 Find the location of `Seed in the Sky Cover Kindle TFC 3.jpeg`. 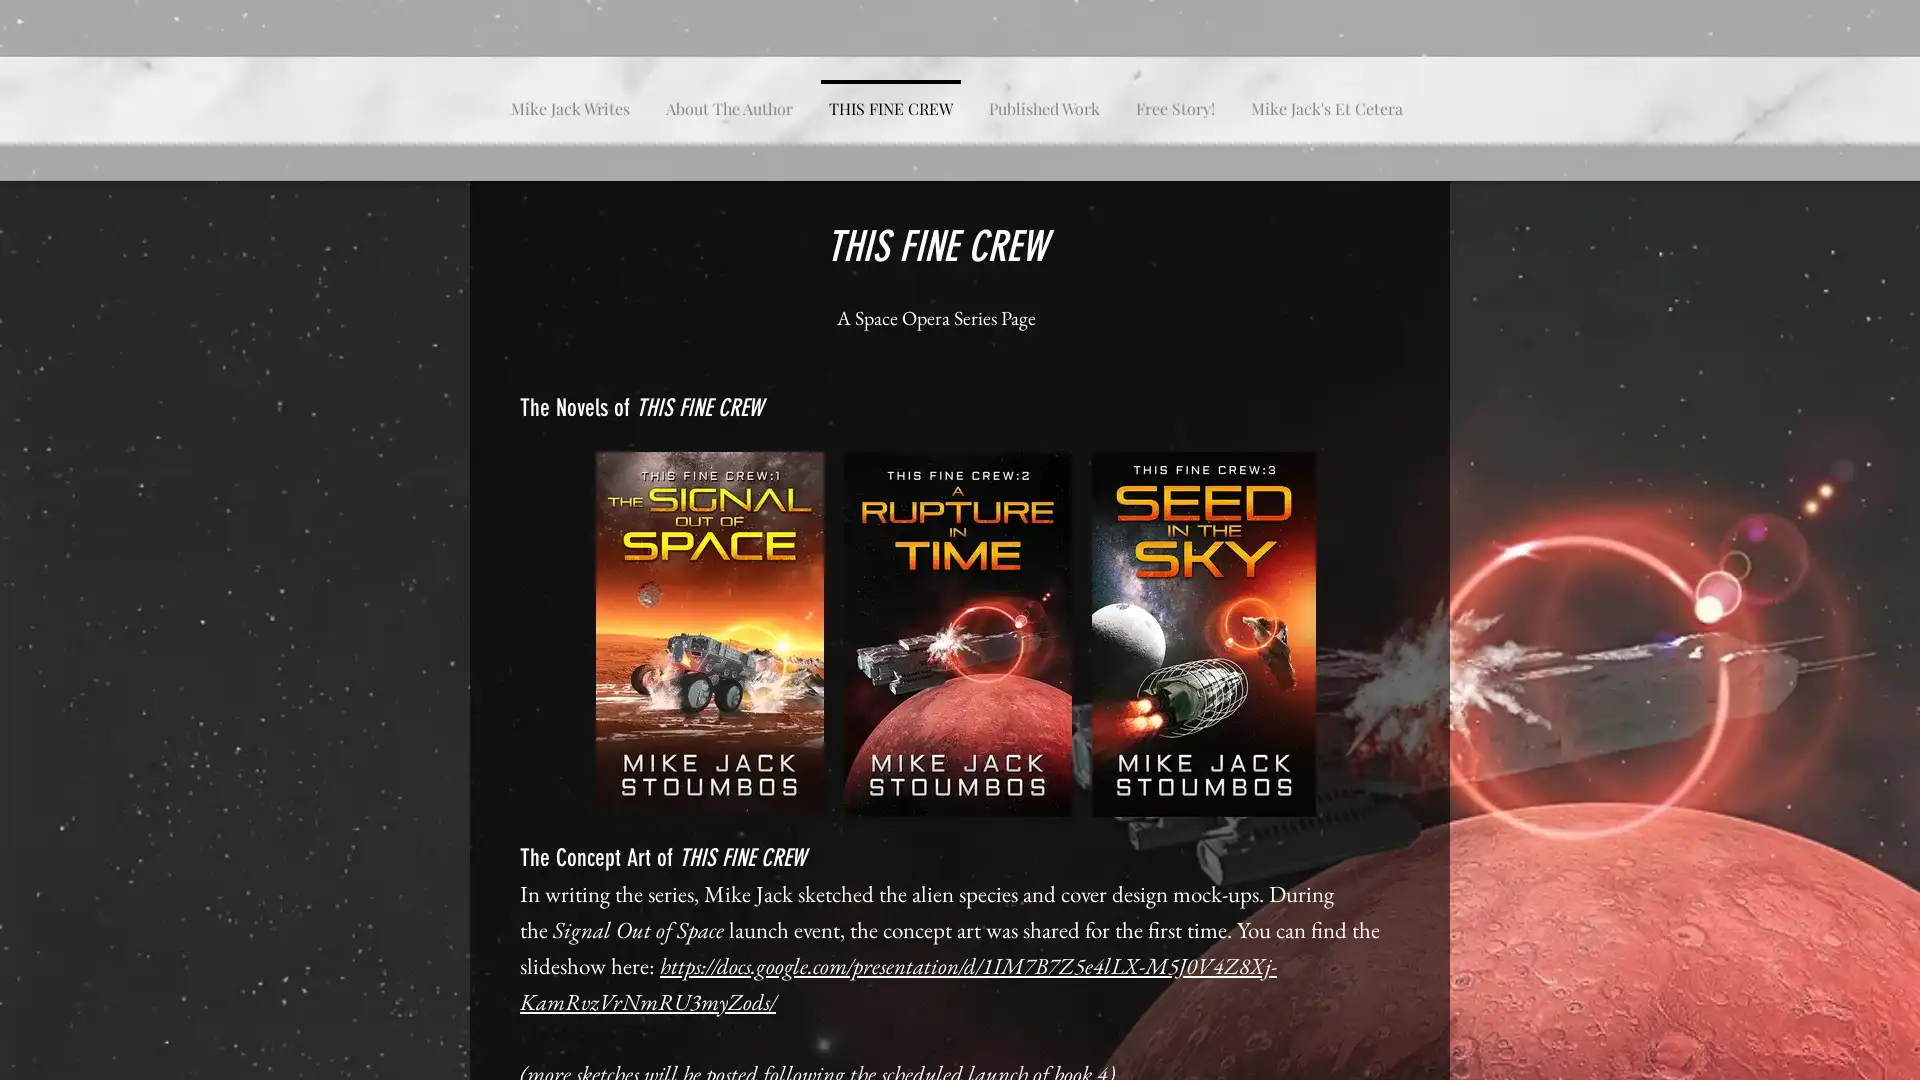

Seed in the Sky Cover Kindle TFC 3.jpeg is located at coordinates (1203, 634).